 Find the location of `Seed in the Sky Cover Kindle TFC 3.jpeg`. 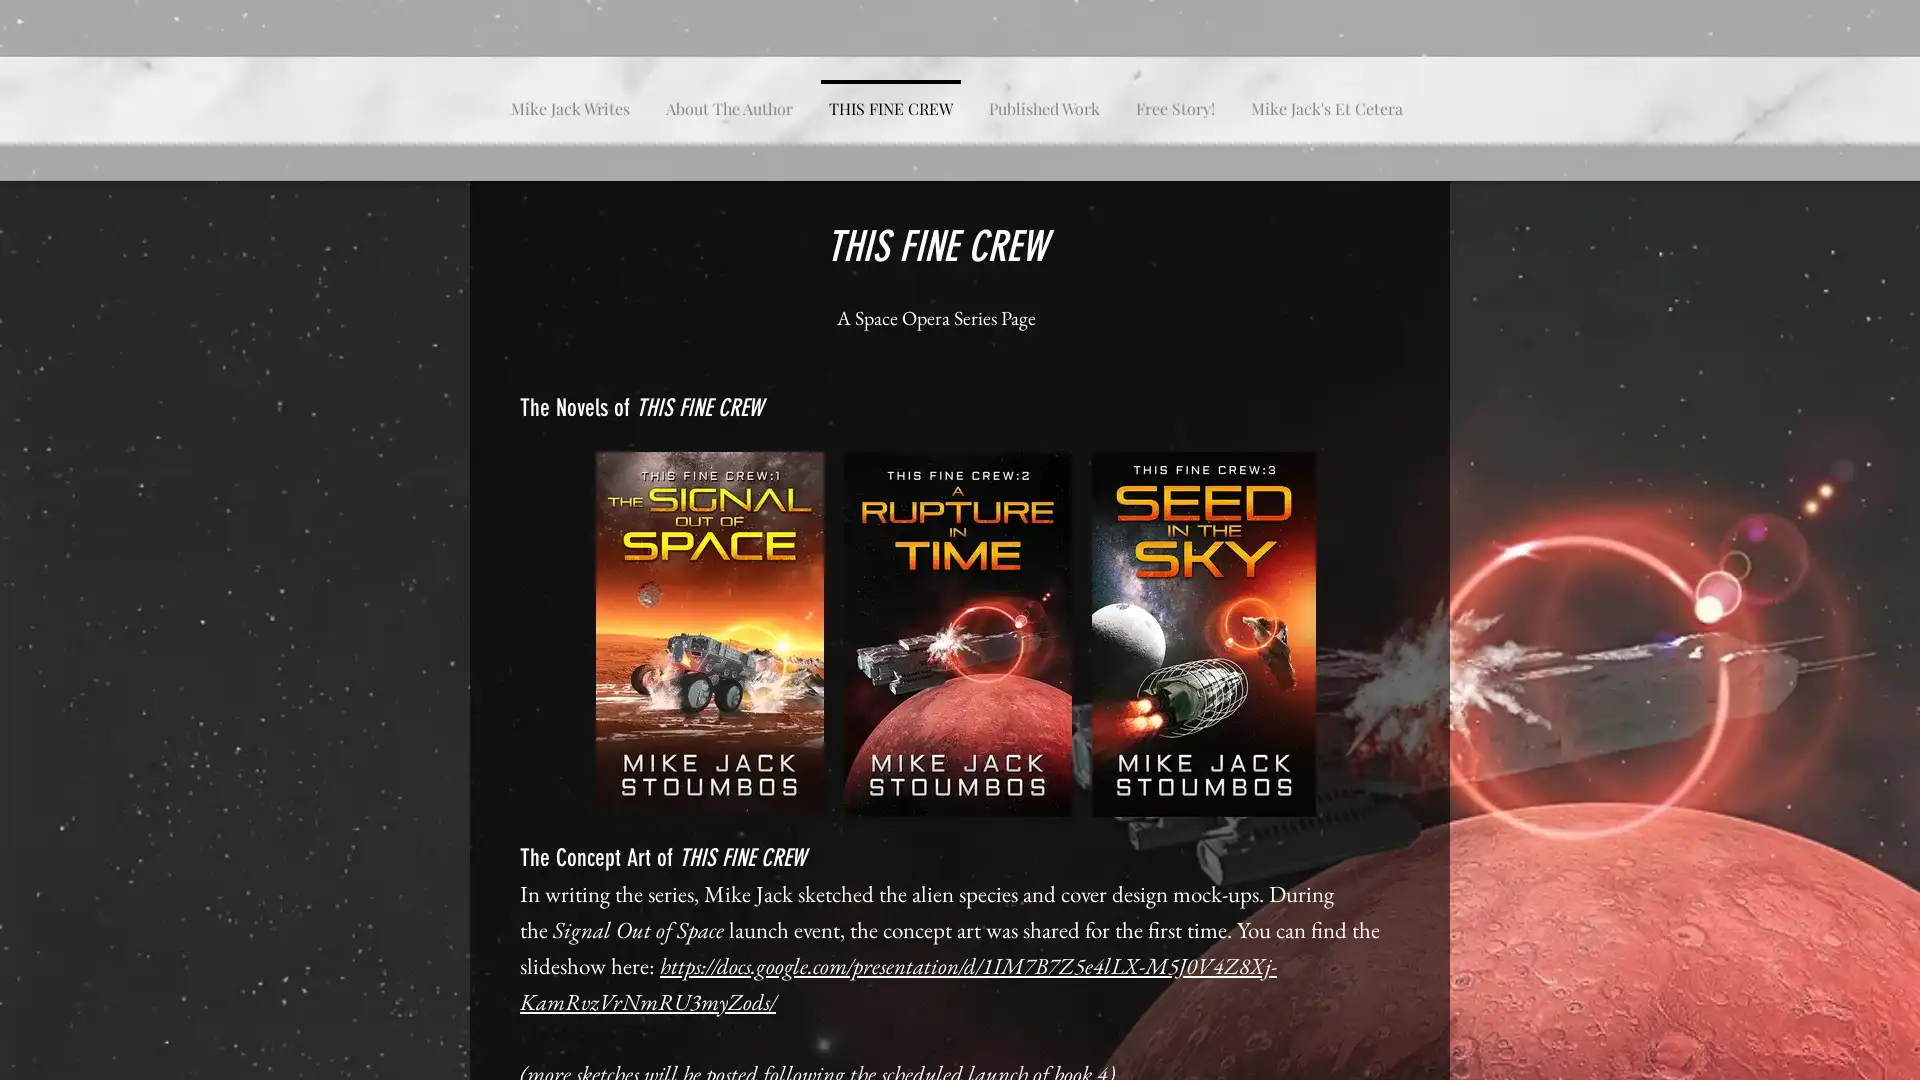

Seed in the Sky Cover Kindle TFC 3.jpeg is located at coordinates (1203, 634).